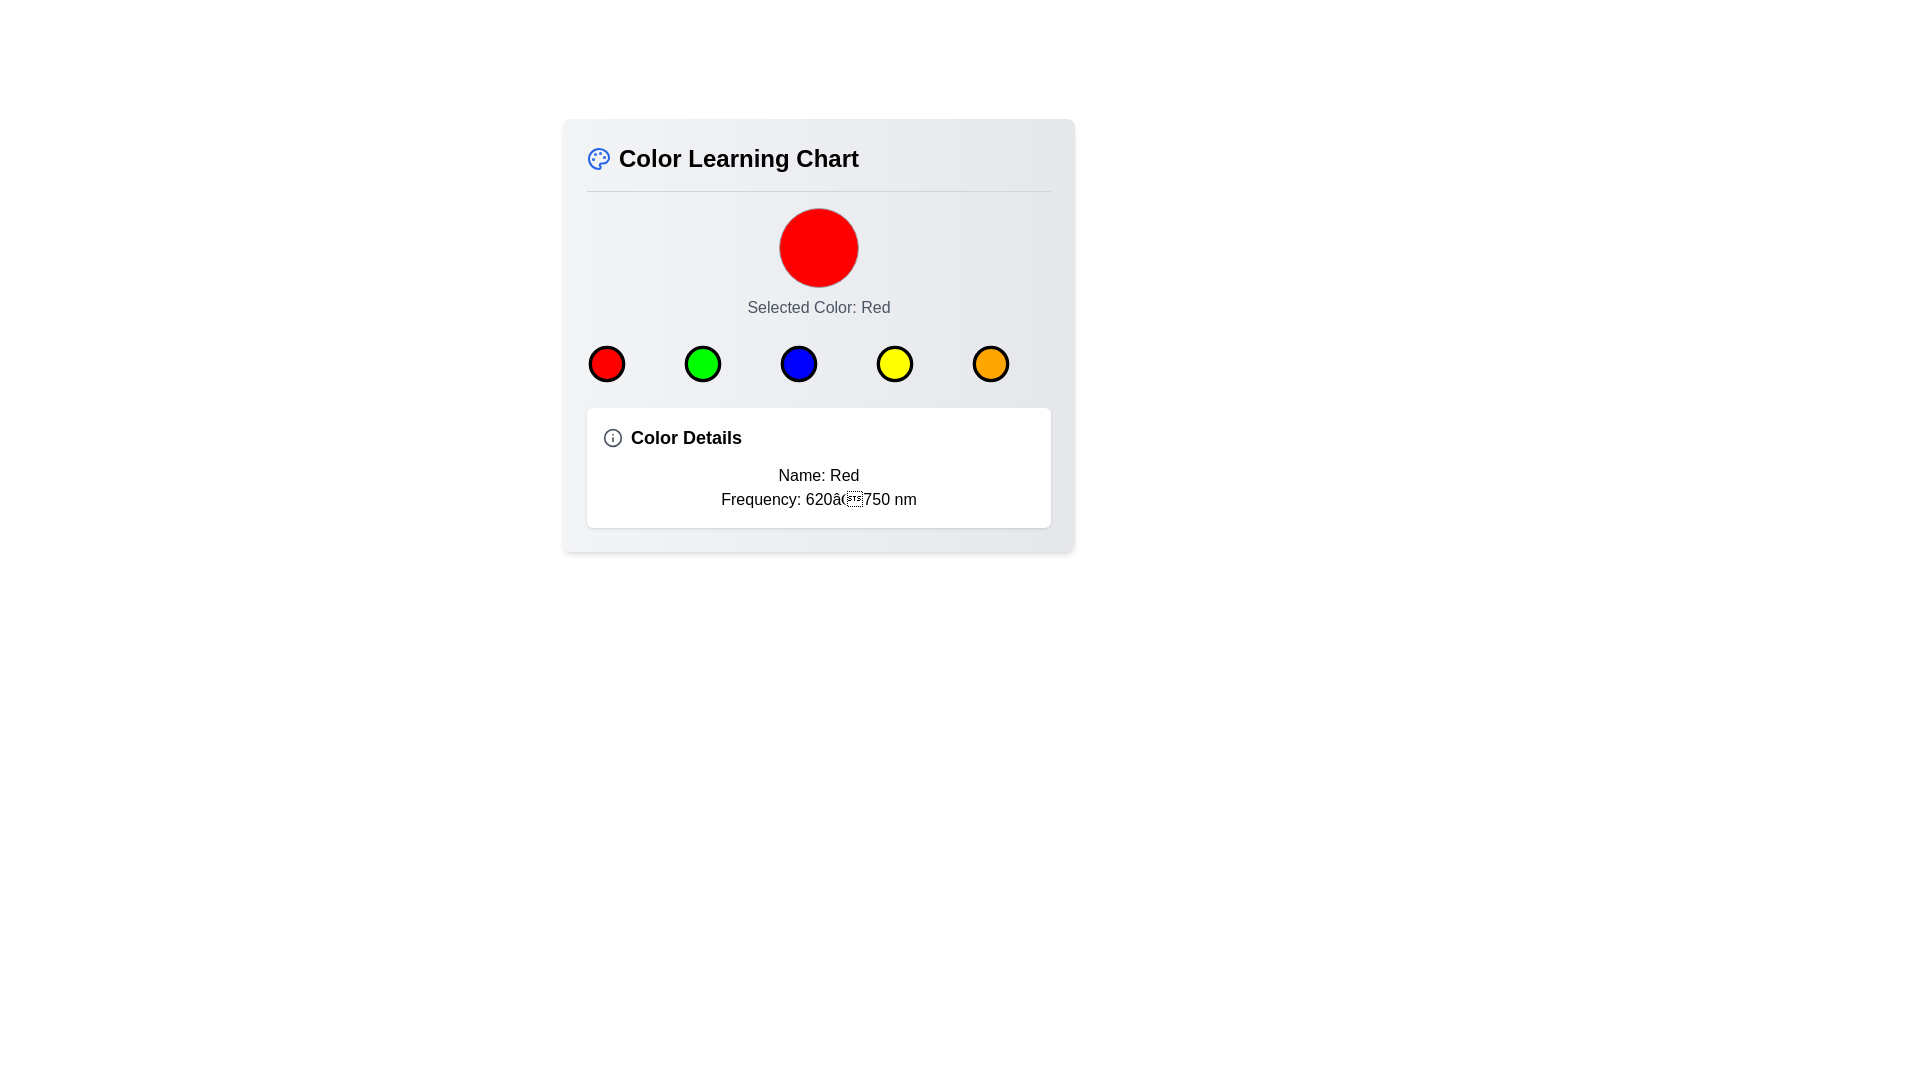 This screenshot has width=1920, height=1080. Describe the element at coordinates (819, 499) in the screenshot. I see `the descriptive text label that indicates the frequency range (620–750 nm) of the selected color, which is red, located in the 'Color Details' section below 'Name: Red'` at that location.